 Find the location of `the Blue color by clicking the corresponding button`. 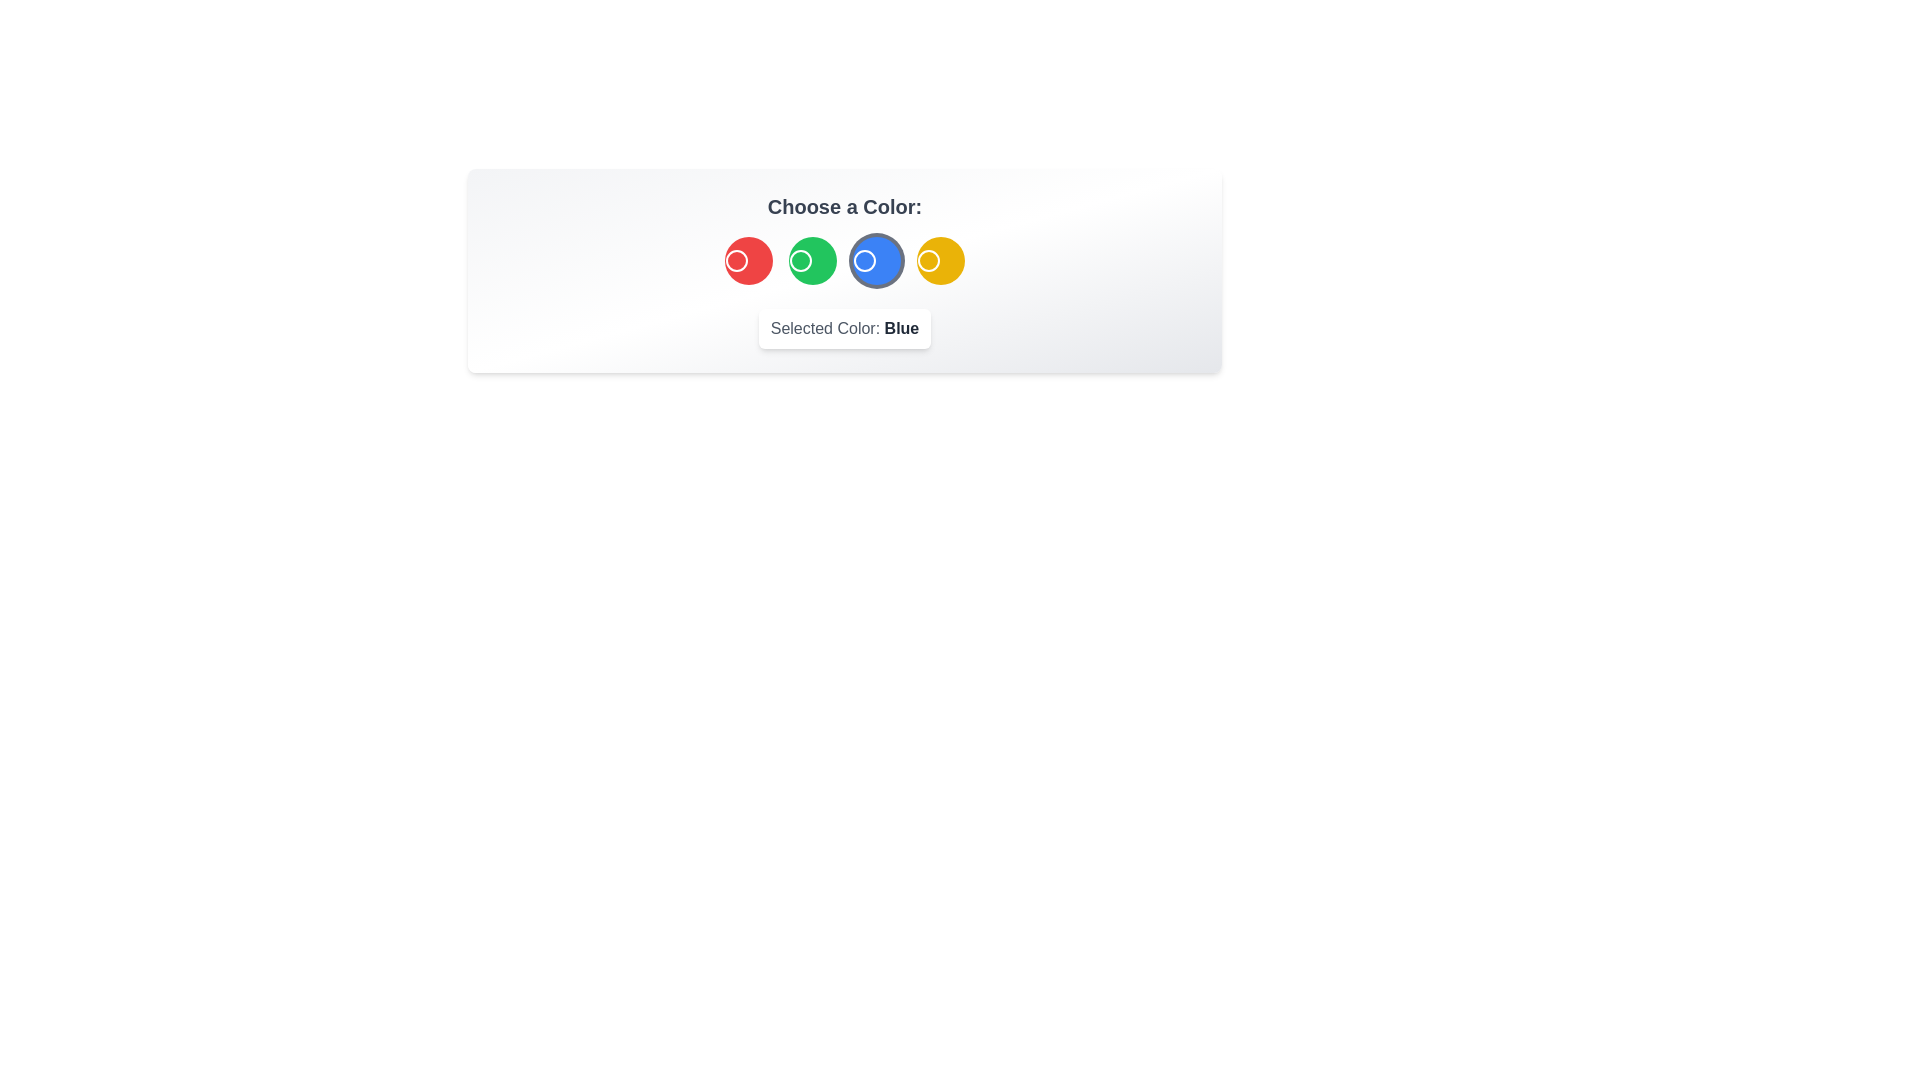

the Blue color by clicking the corresponding button is located at coordinates (877, 260).